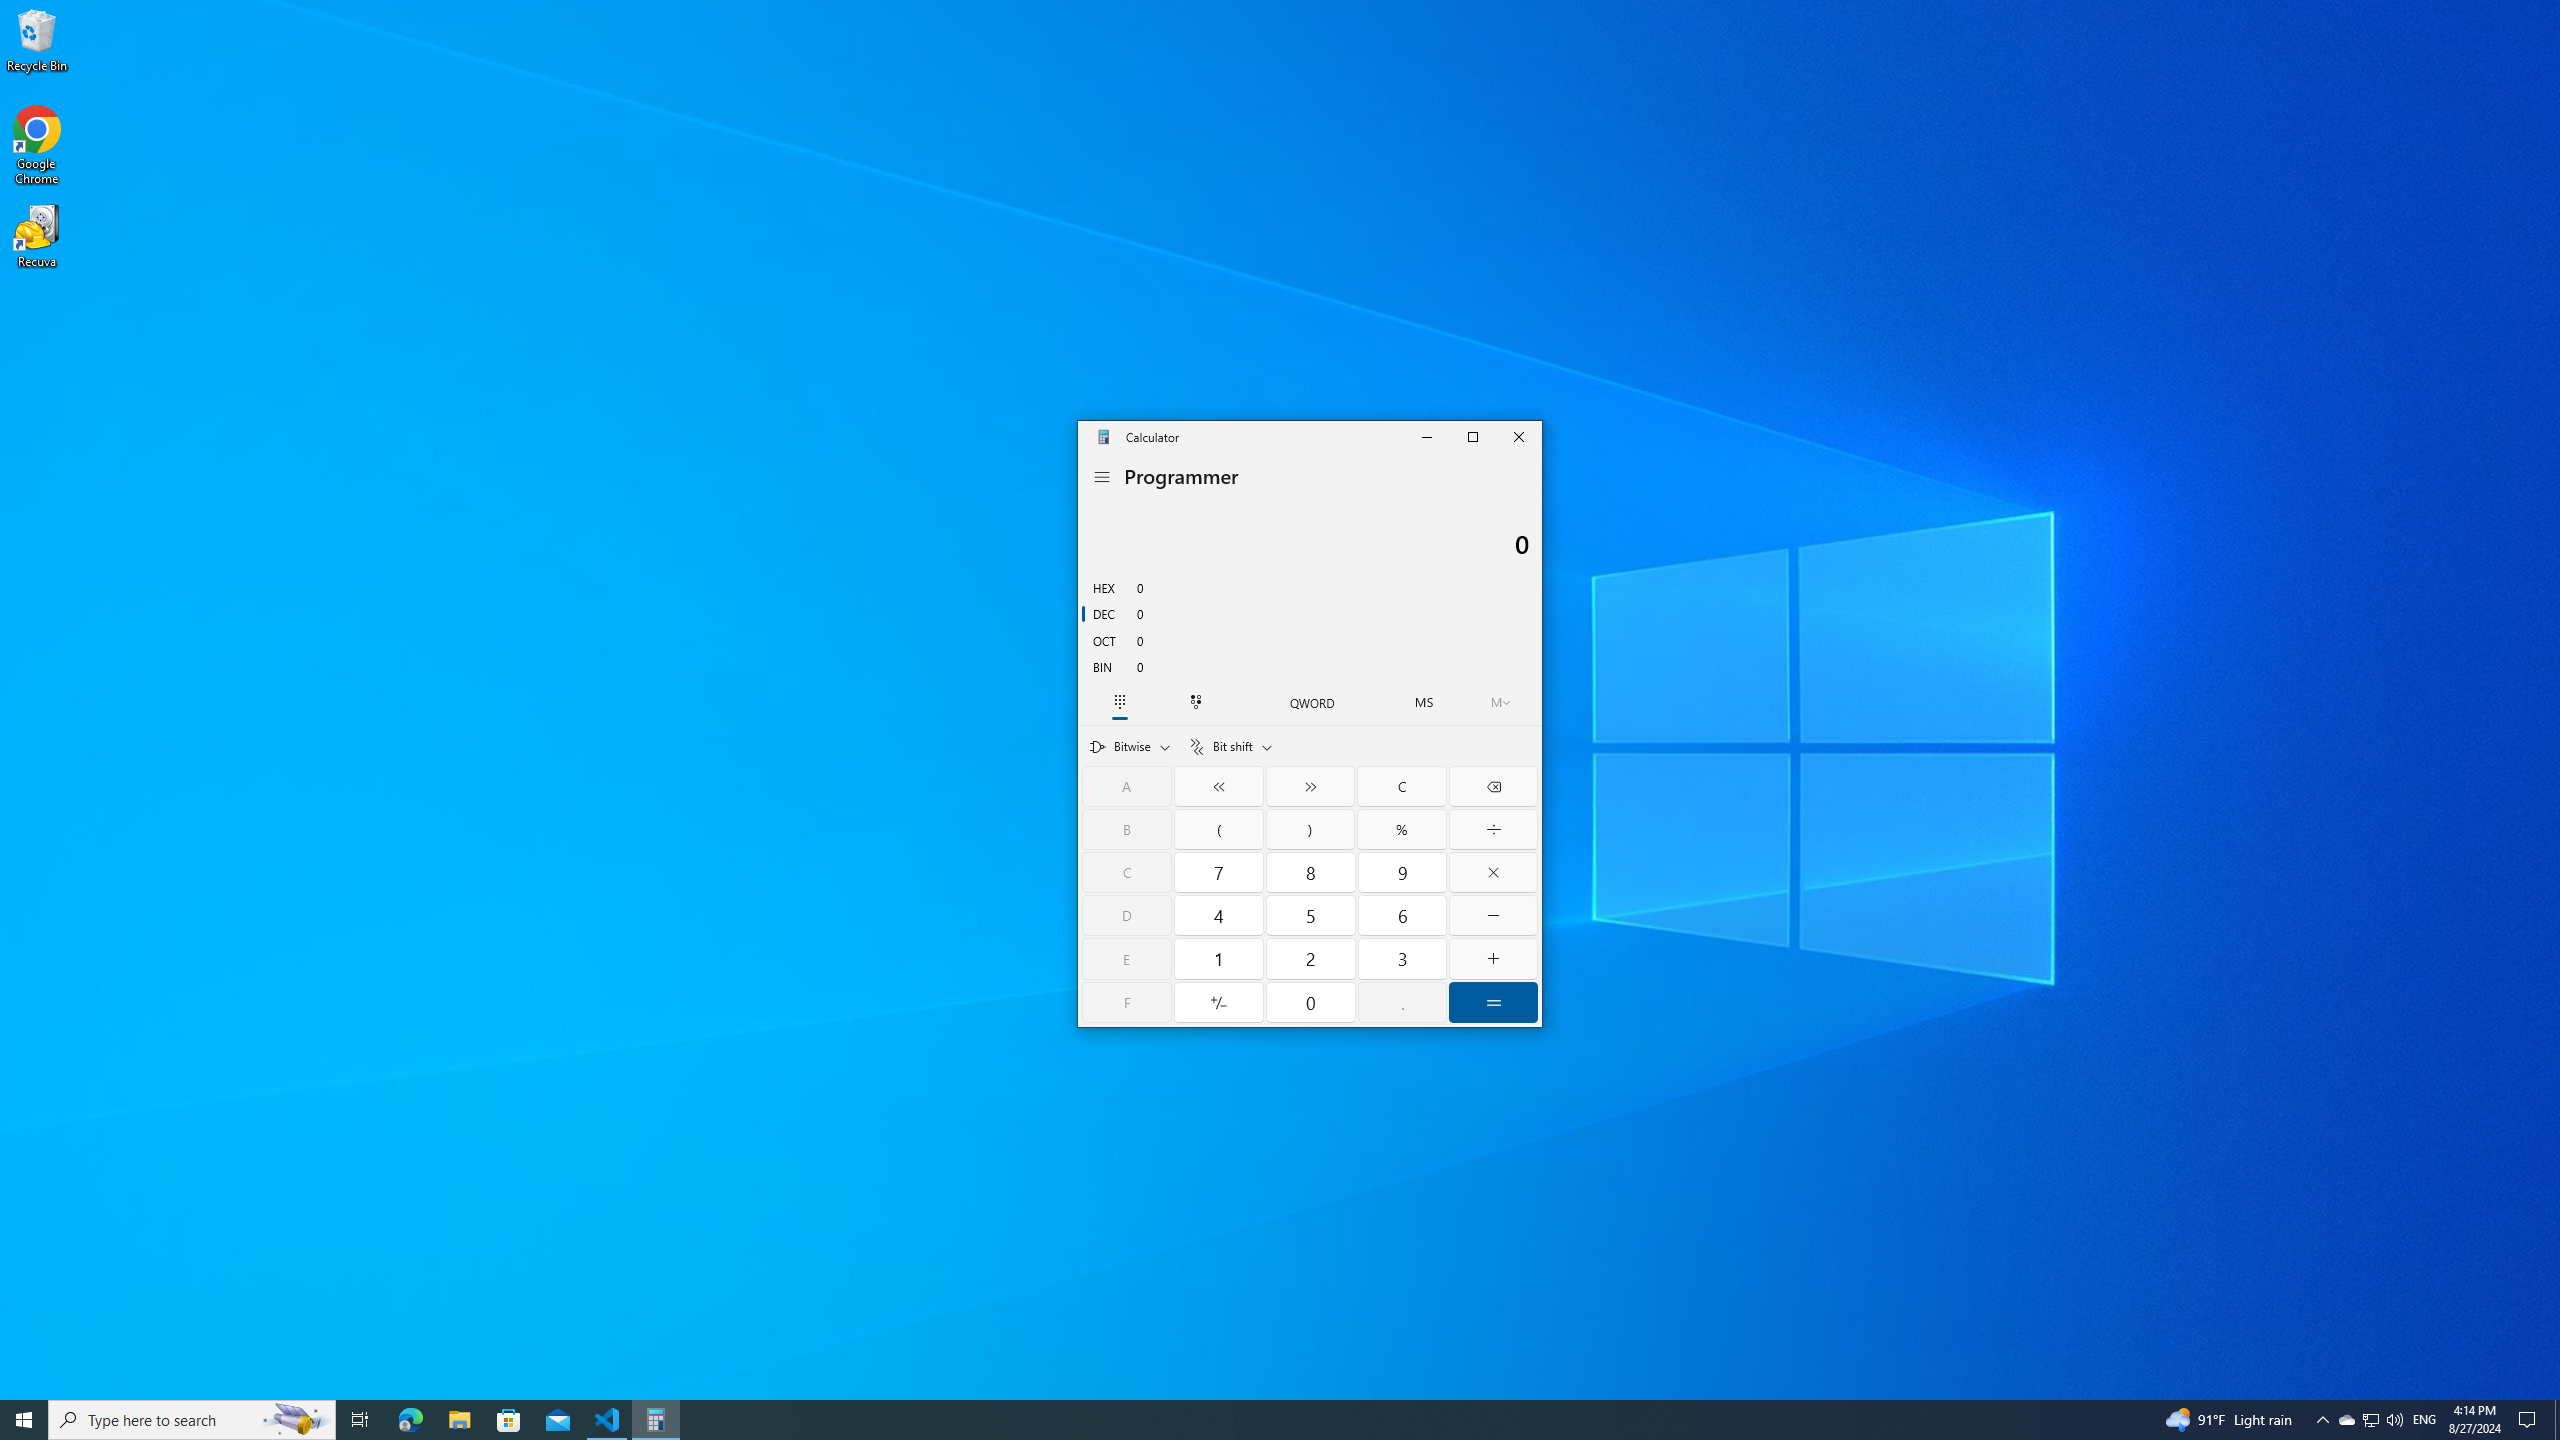 The height and width of the screenshot is (1440, 2560). Describe the element at coordinates (1126, 1002) in the screenshot. I see `'F'` at that location.